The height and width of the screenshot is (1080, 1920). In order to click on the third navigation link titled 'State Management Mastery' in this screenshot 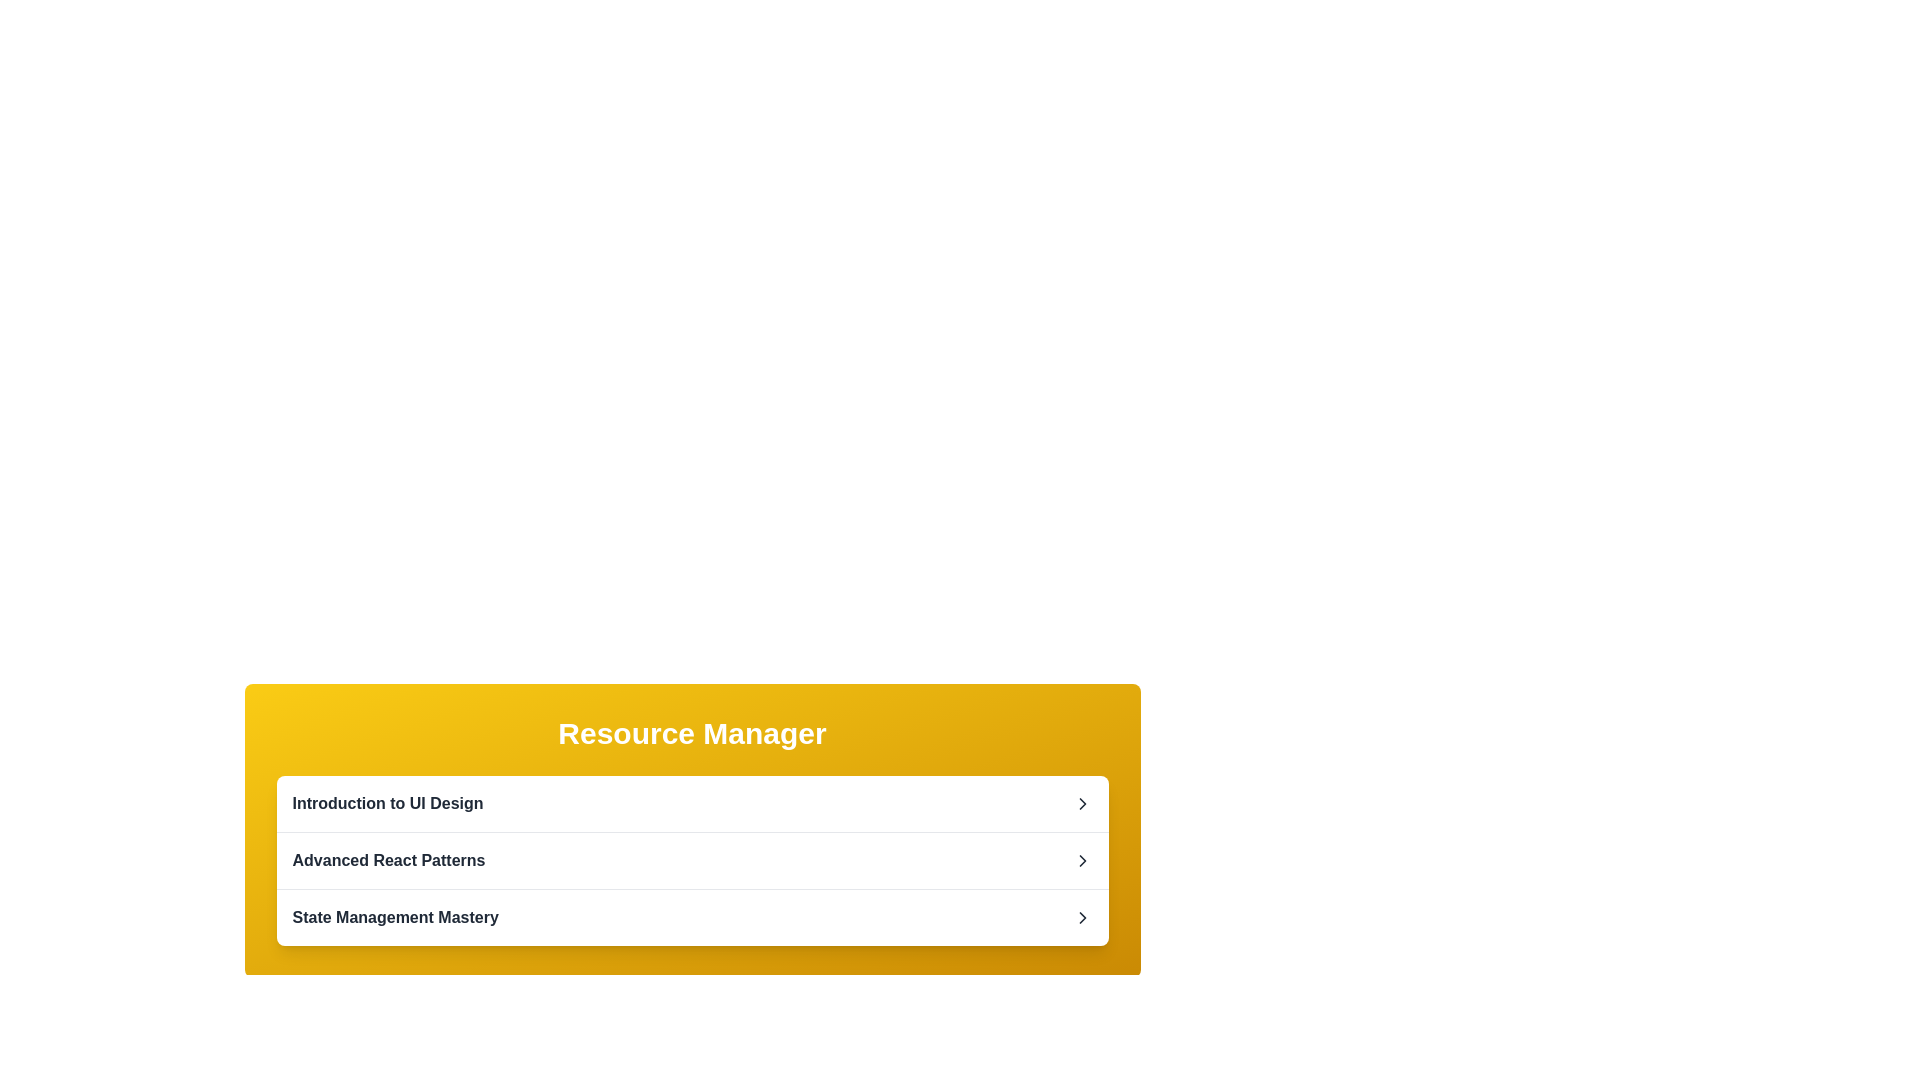, I will do `click(692, 917)`.